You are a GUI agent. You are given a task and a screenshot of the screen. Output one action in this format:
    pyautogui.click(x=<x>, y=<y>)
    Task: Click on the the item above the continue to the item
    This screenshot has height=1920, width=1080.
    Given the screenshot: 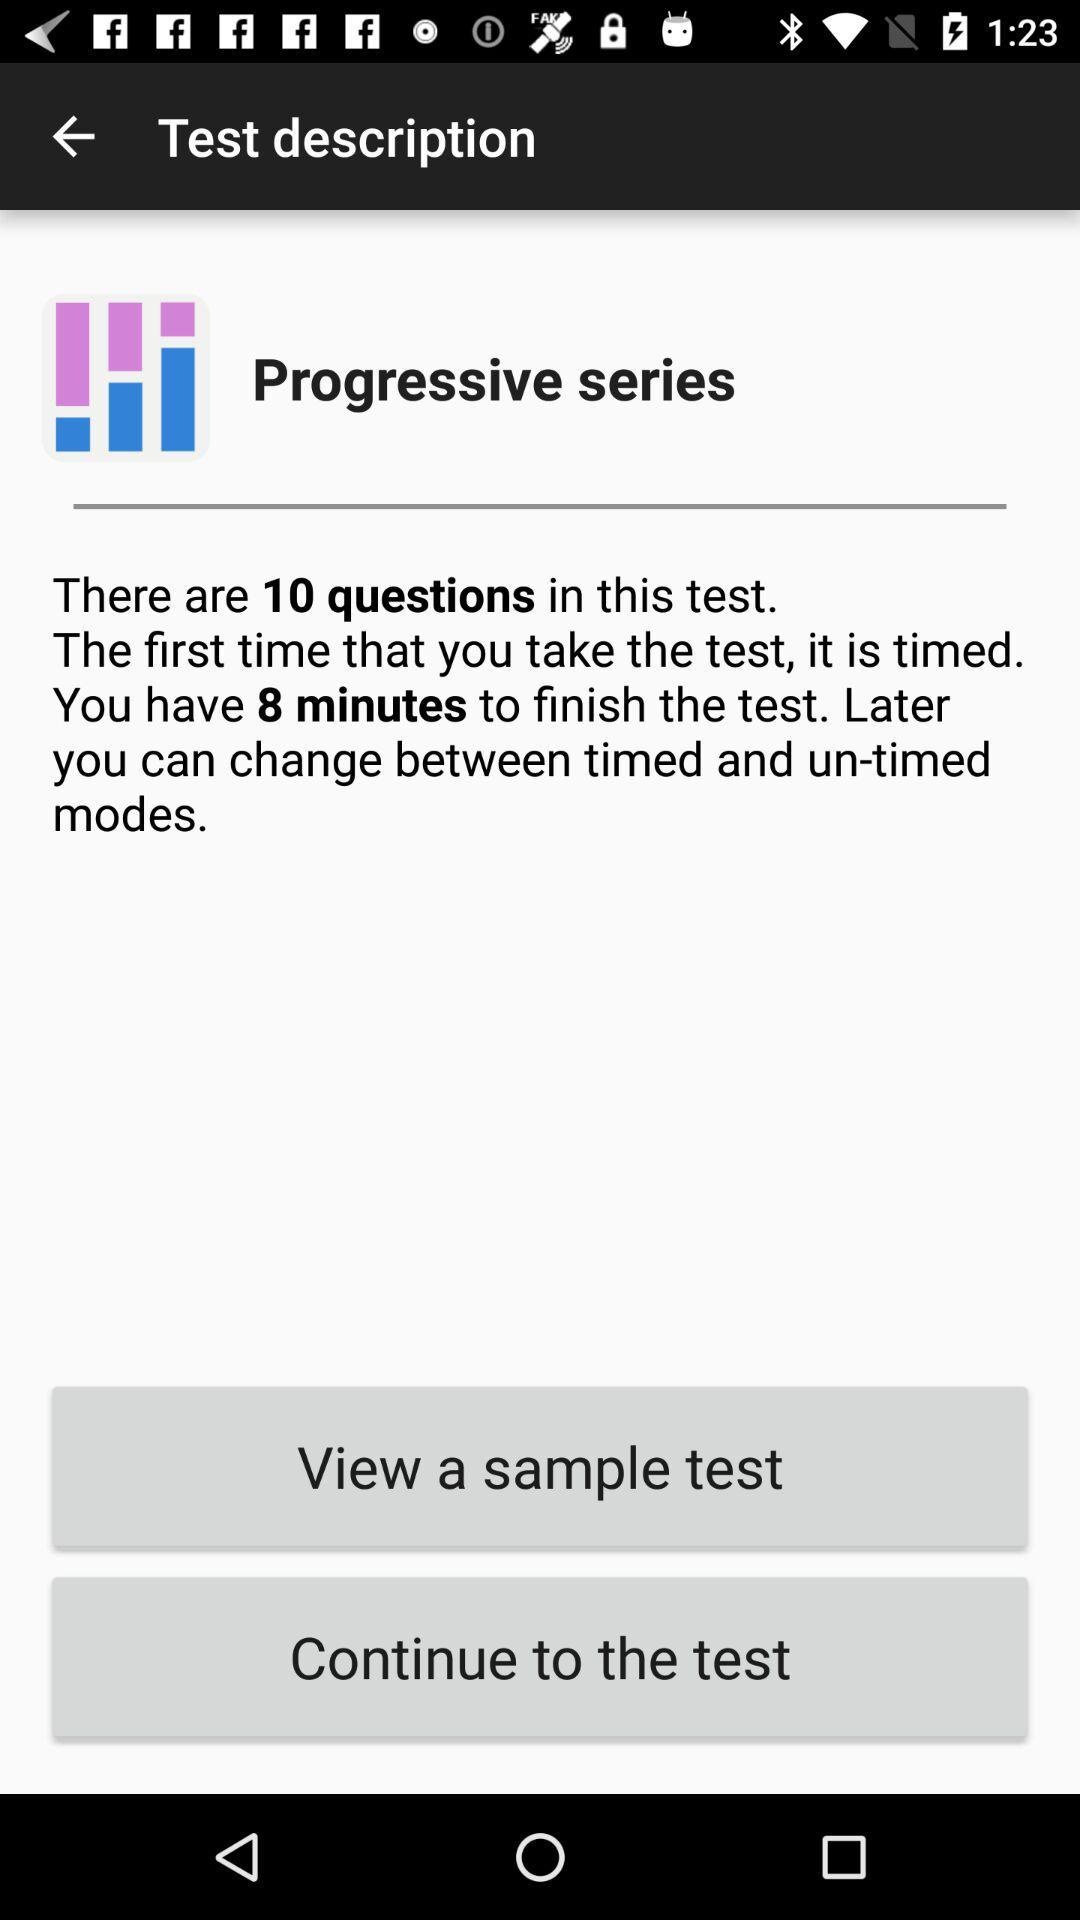 What is the action you would take?
    pyautogui.click(x=540, y=1466)
    